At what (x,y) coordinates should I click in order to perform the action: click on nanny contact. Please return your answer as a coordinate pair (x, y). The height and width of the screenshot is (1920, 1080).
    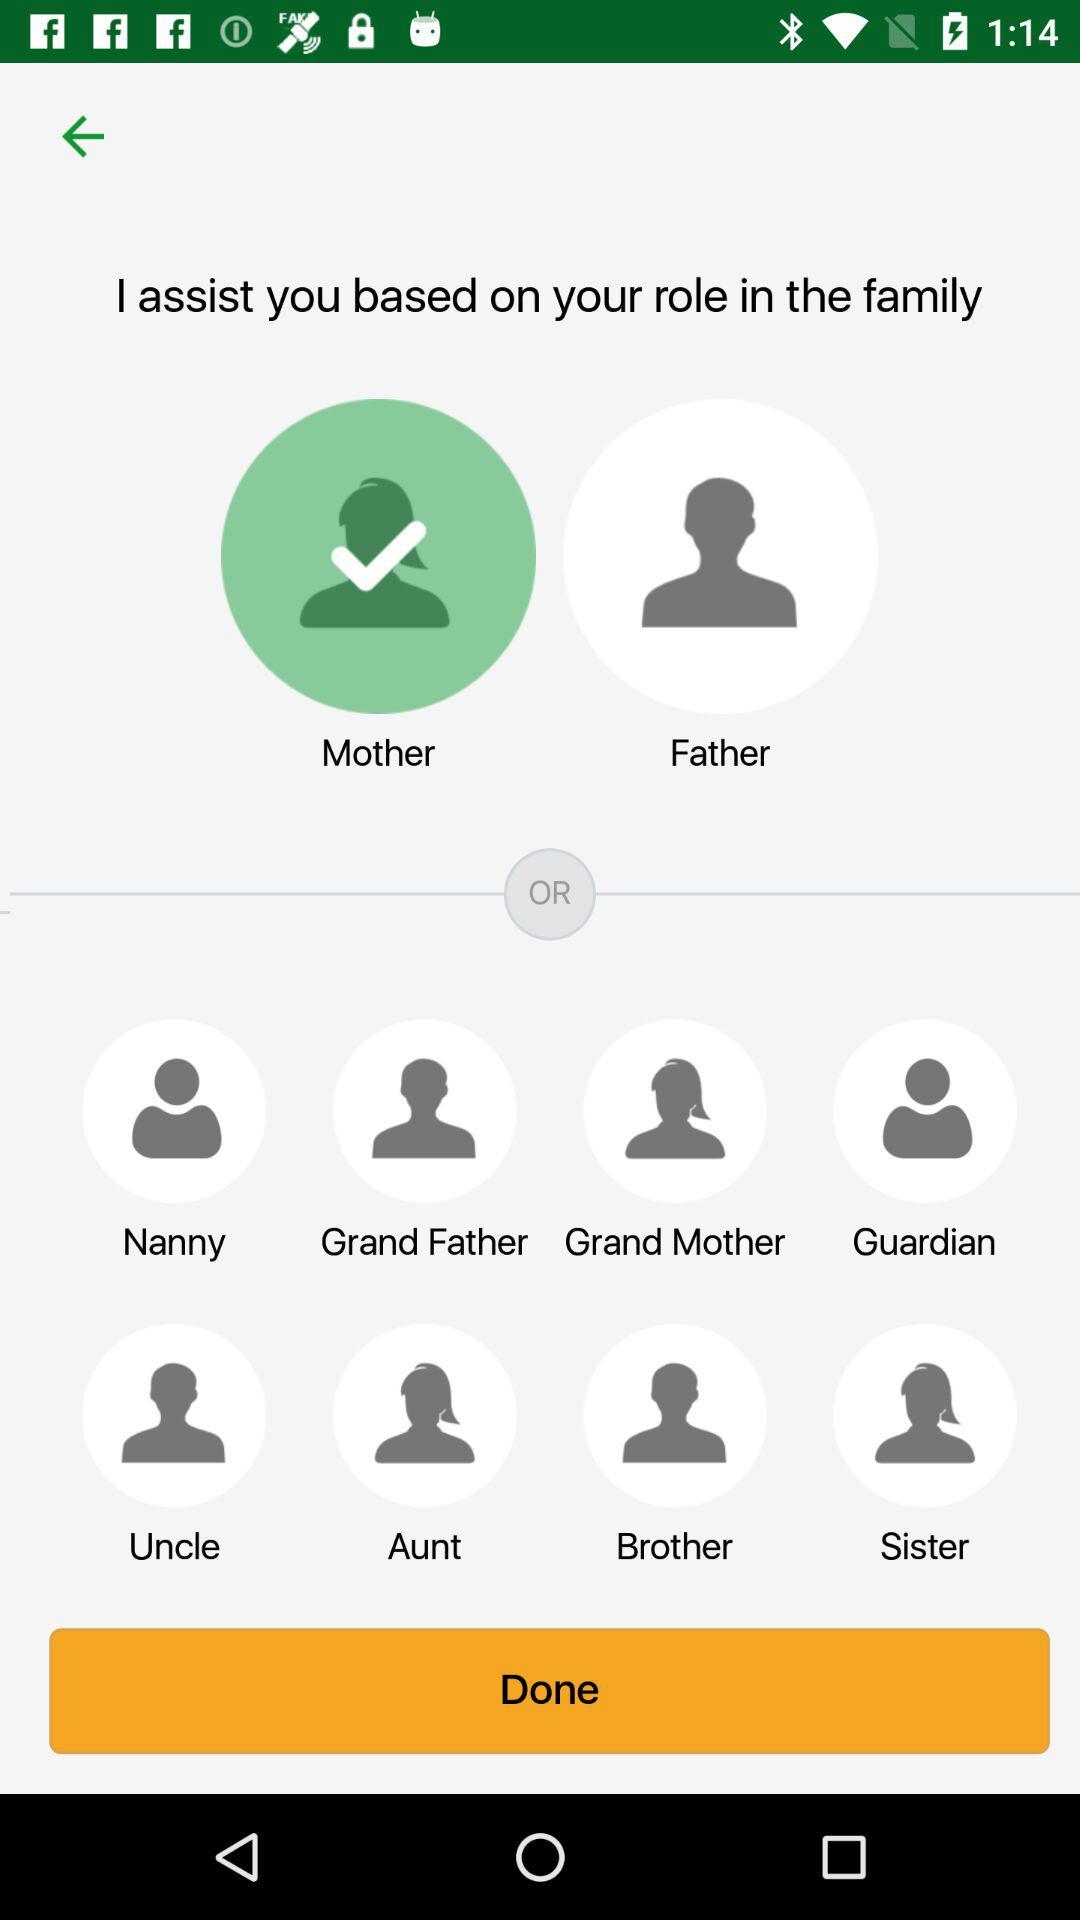
    Looking at the image, I should click on (163, 1110).